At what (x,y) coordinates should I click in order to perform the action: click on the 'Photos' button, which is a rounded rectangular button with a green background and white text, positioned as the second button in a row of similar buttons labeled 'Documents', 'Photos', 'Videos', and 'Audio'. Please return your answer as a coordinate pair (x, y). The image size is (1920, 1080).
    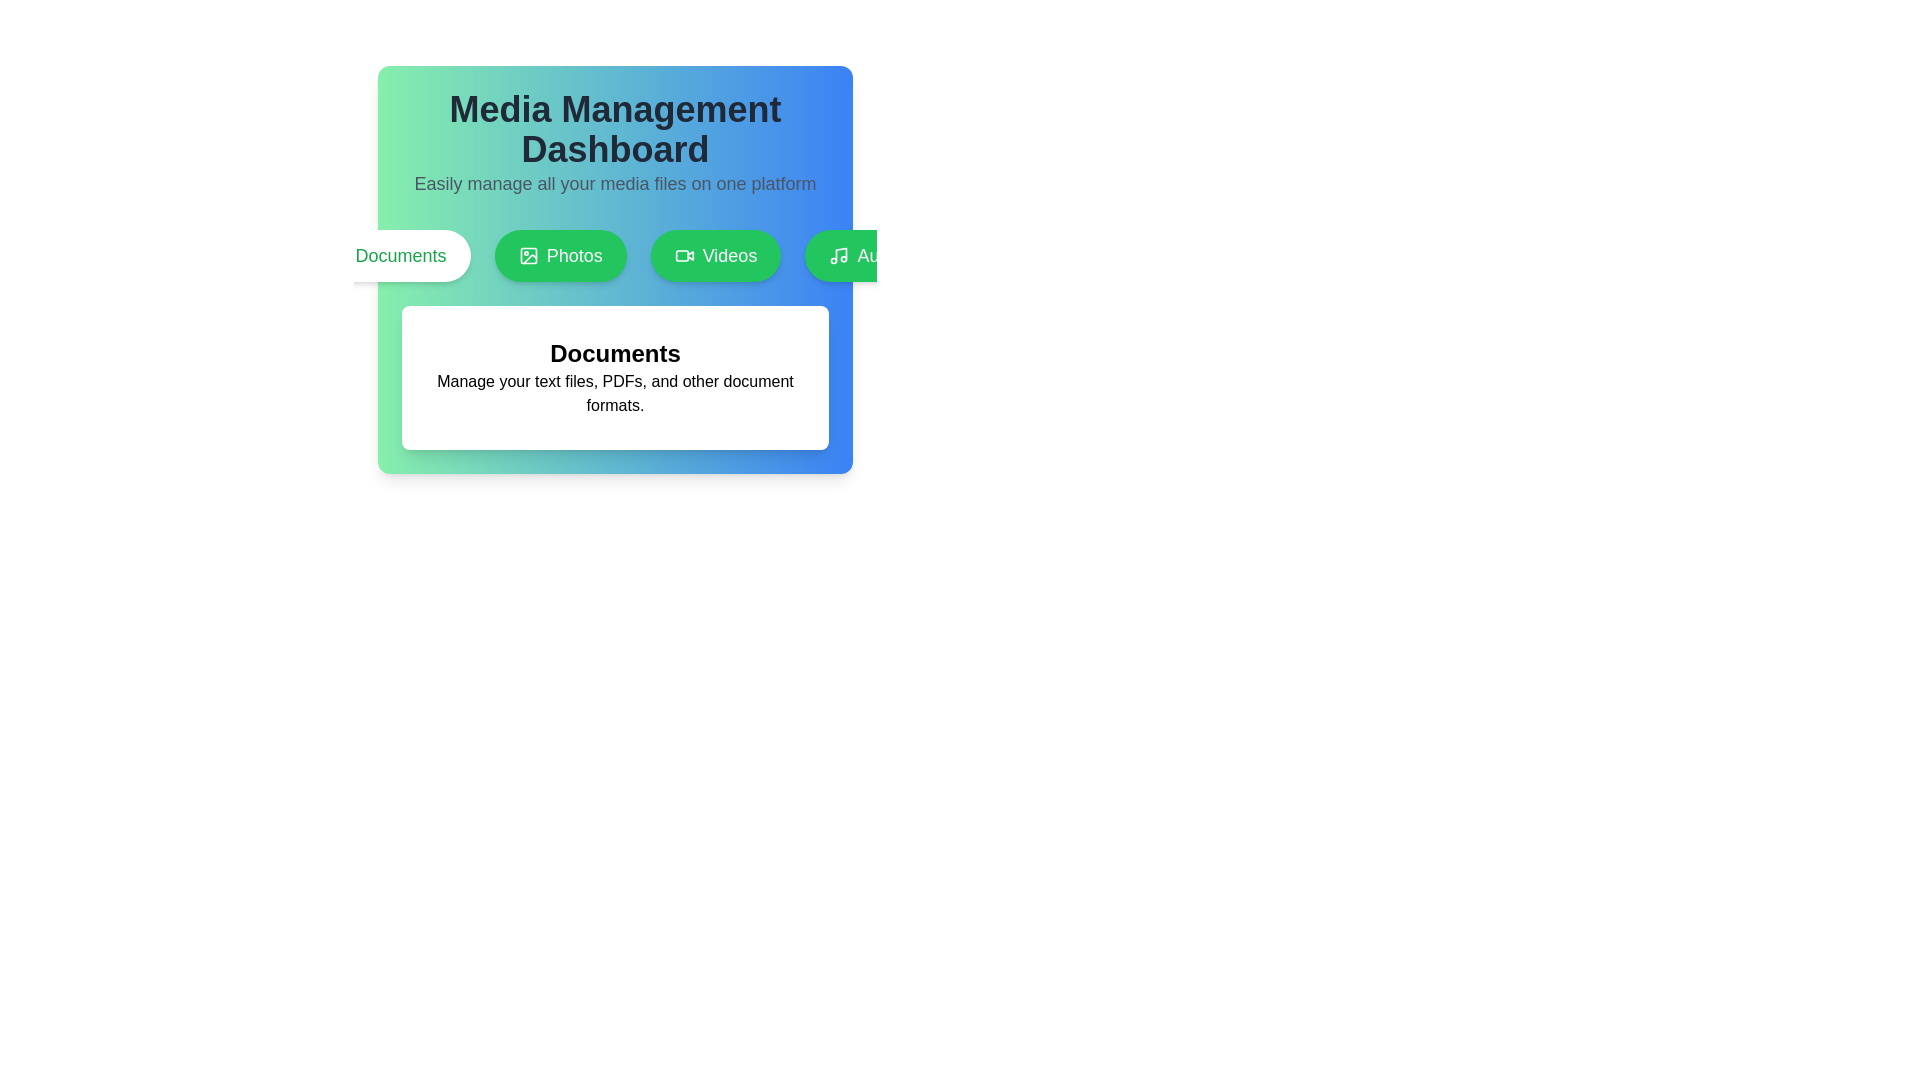
    Looking at the image, I should click on (614, 254).